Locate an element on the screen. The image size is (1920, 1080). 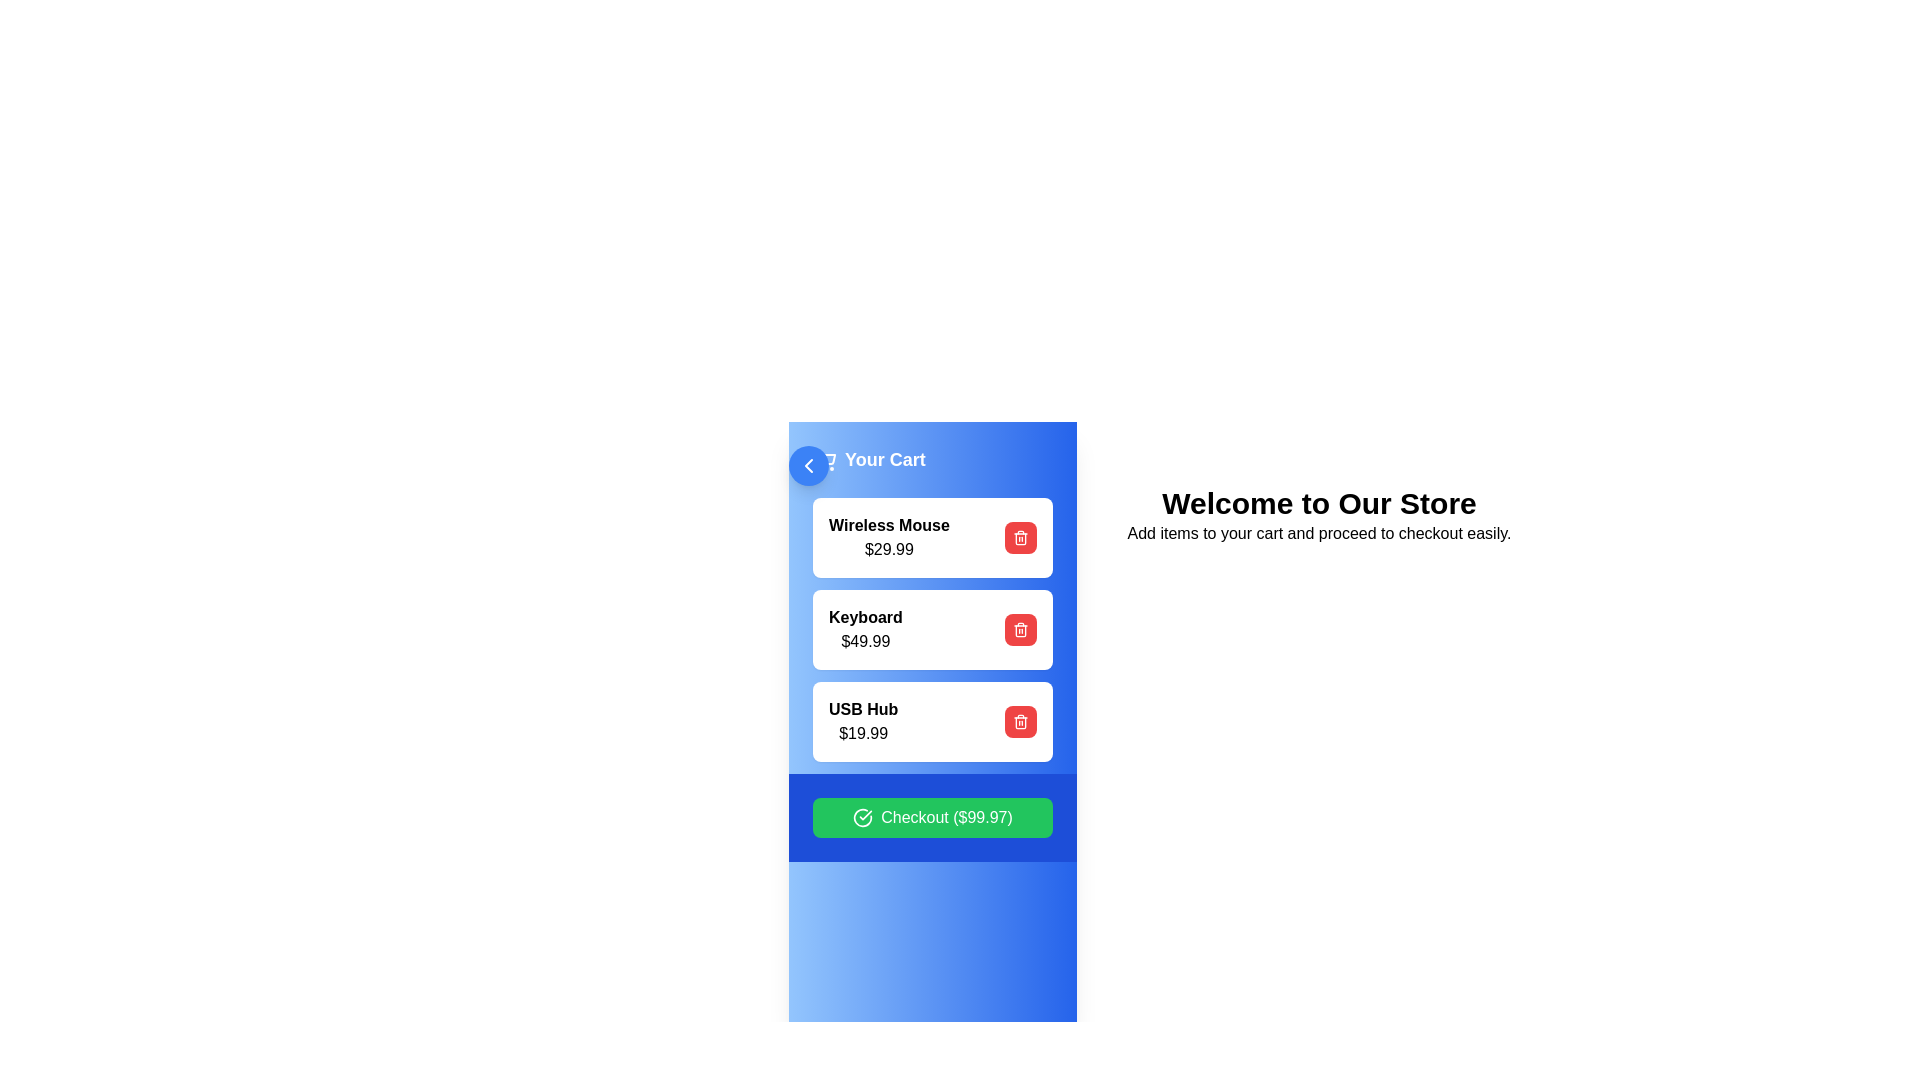
text 'Keyboard' which is styled in bold or semi-bold font and located above the price tag '$49.99' in the second item of 'Your Cart' is located at coordinates (865, 616).